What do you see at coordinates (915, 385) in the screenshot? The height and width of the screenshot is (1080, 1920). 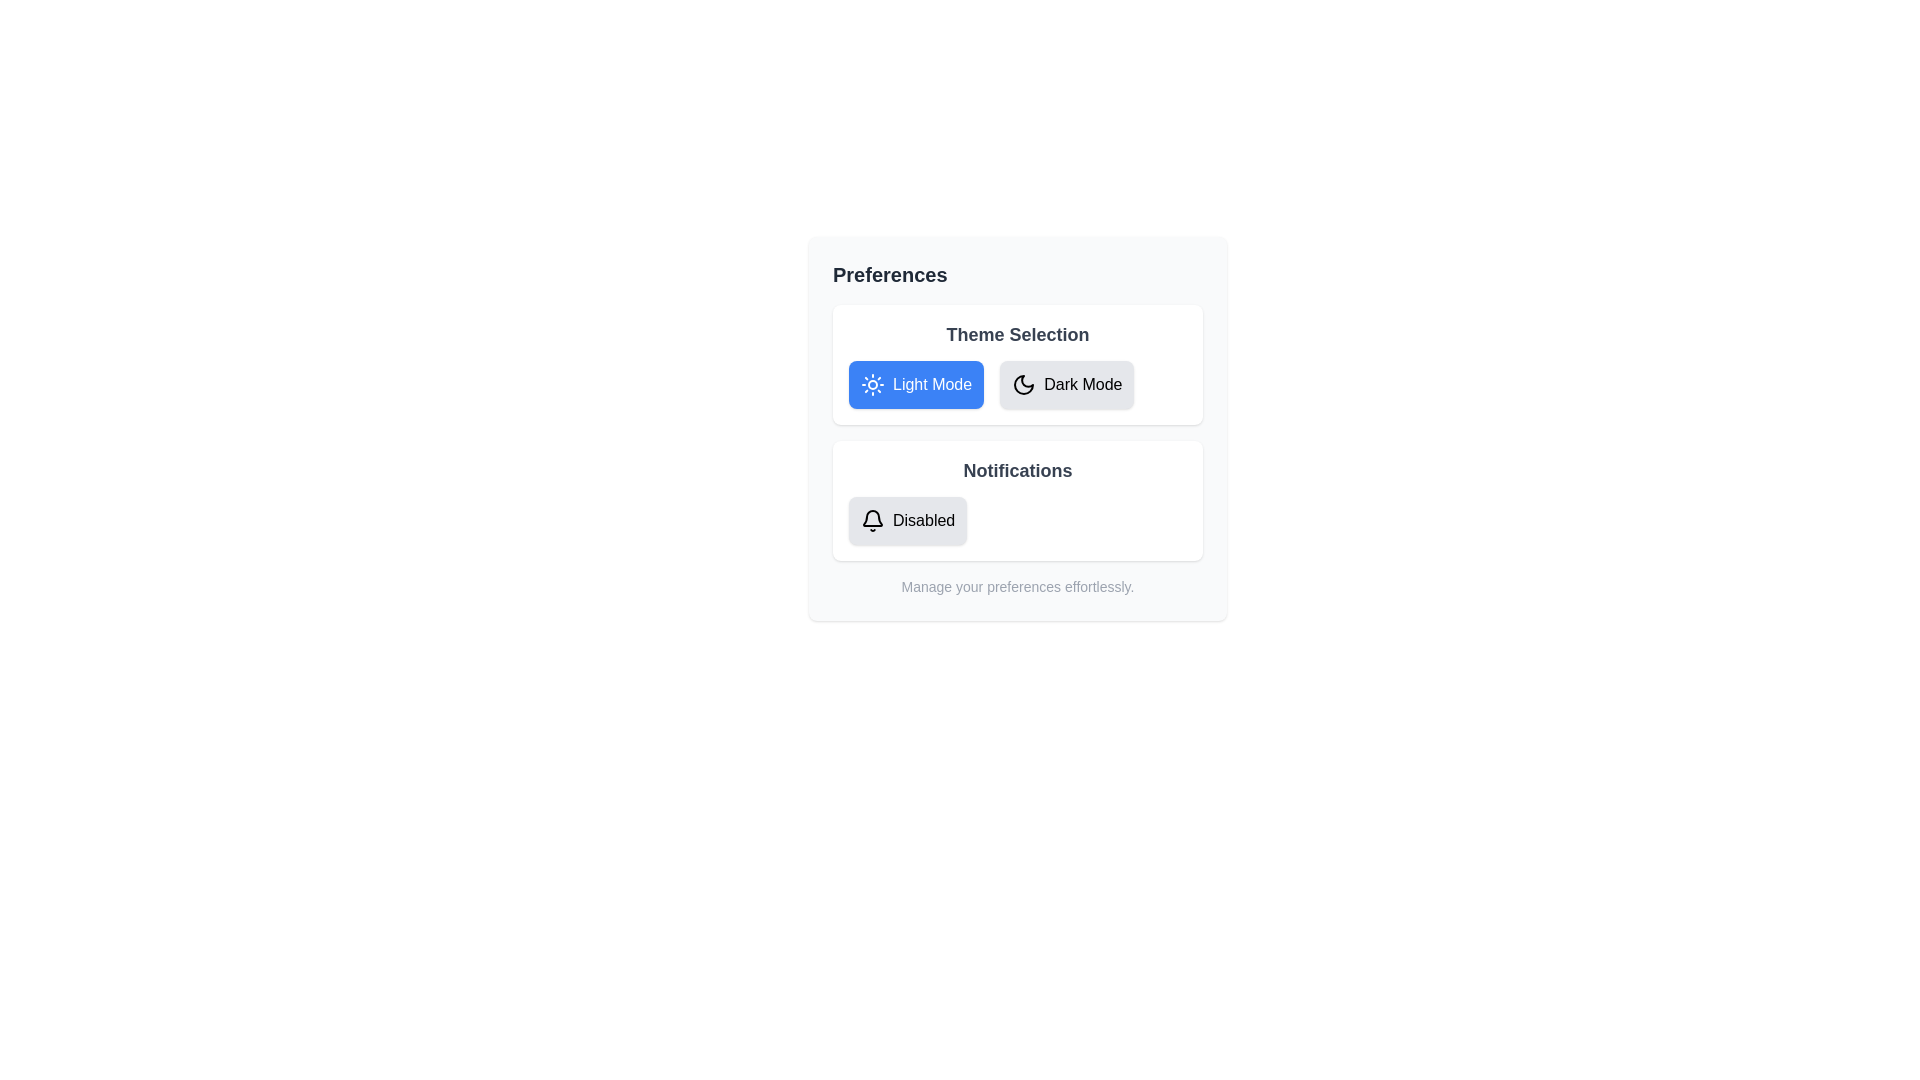 I see `the 'Light Mode' button, which is a rectangular button with rounded corners, blue background, and white text, located` at bounding box center [915, 385].